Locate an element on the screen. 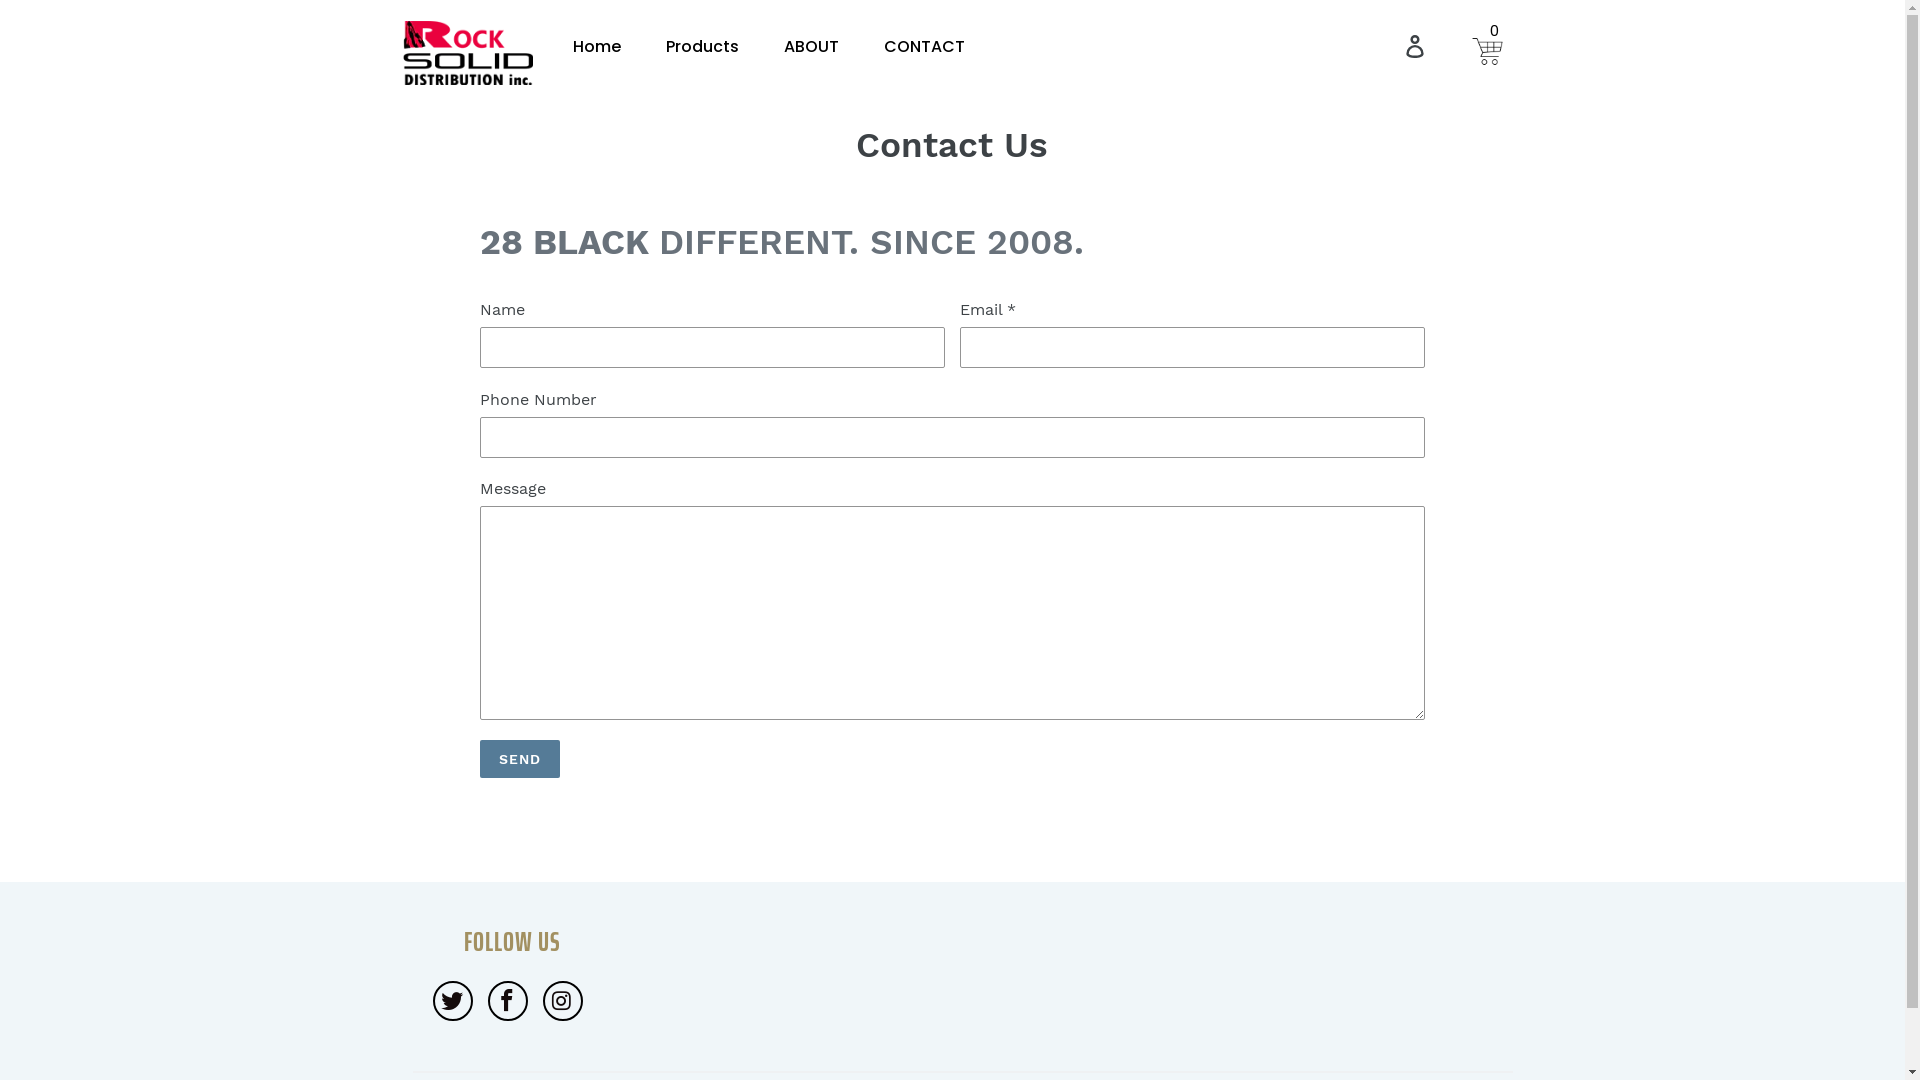 This screenshot has width=1920, height=1080. 'Products' is located at coordinates (702, 45).